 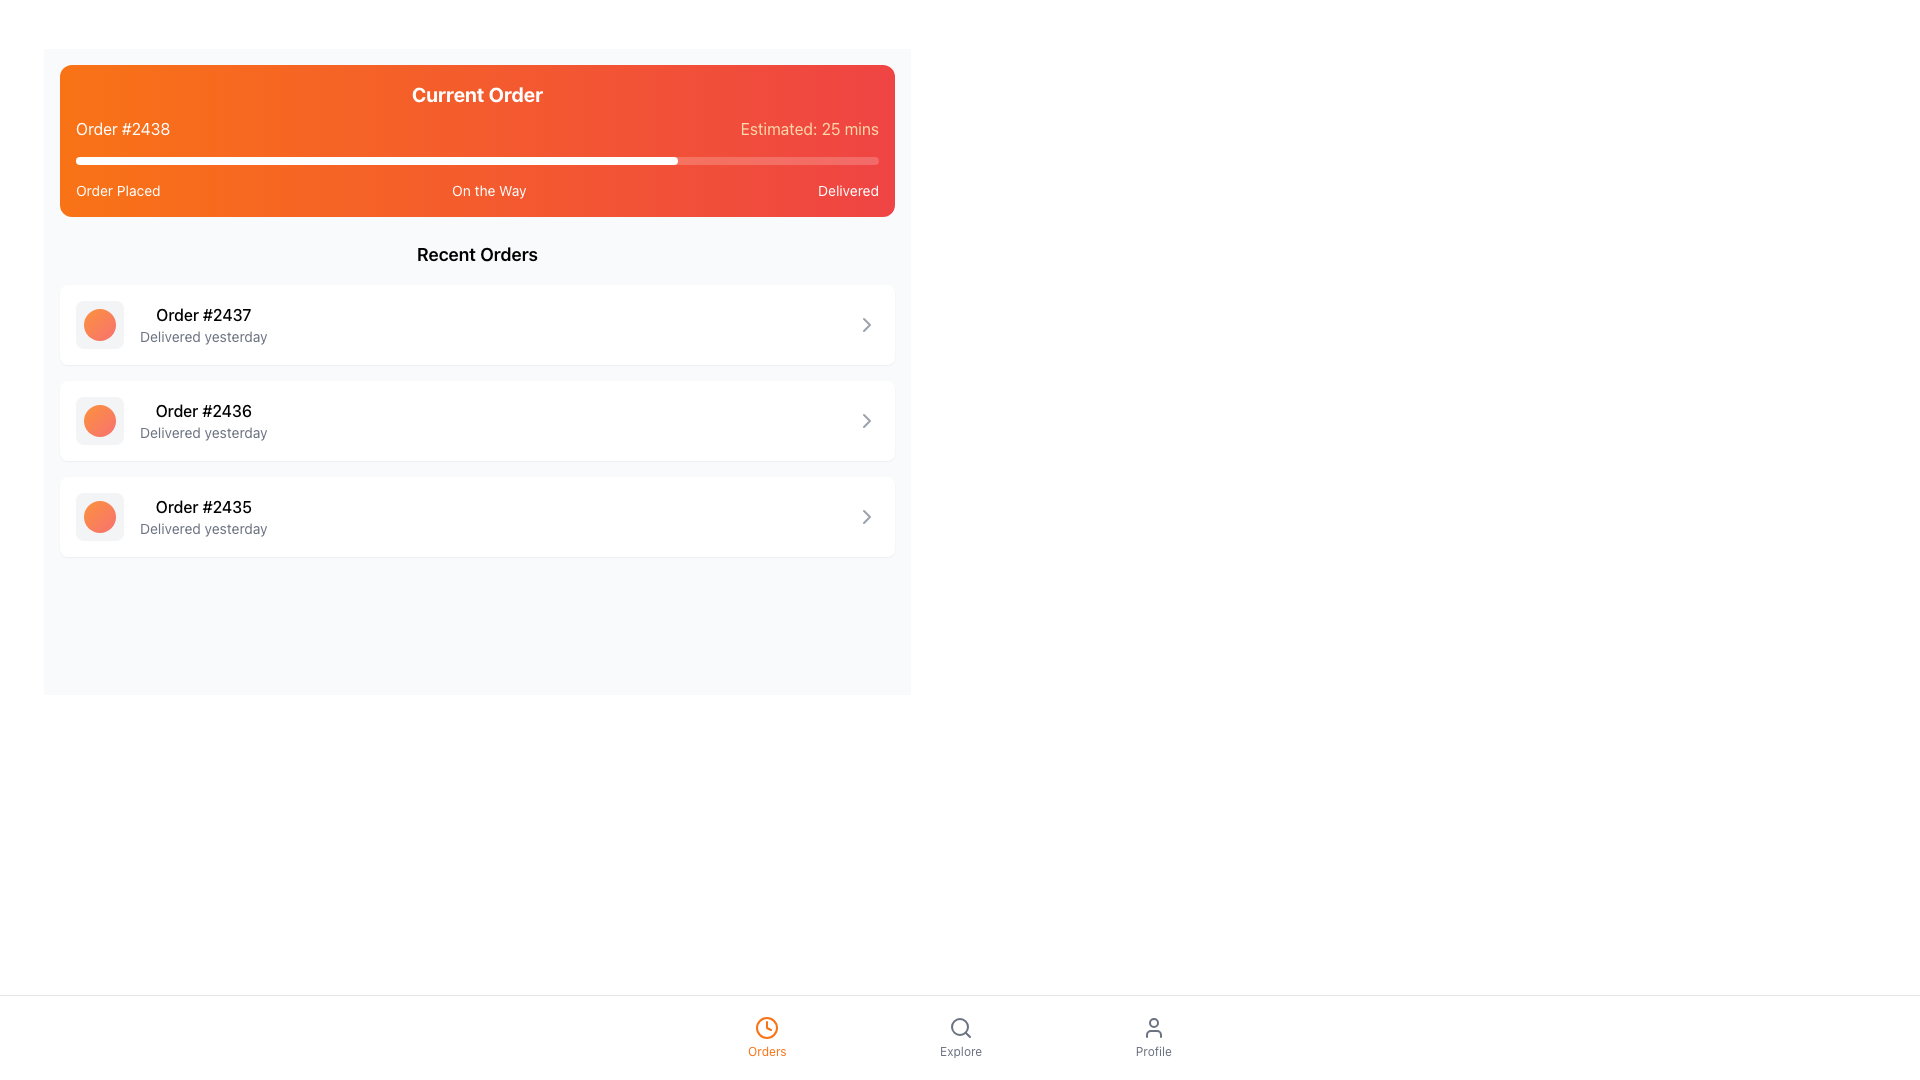 What do you see at coordinates (476, 95) in the screenshot?
I see `the bold text label displaying 'Current Order' with a vibrant gradient background, located at the top of the current order's status section` at bounding box center [476, 95].